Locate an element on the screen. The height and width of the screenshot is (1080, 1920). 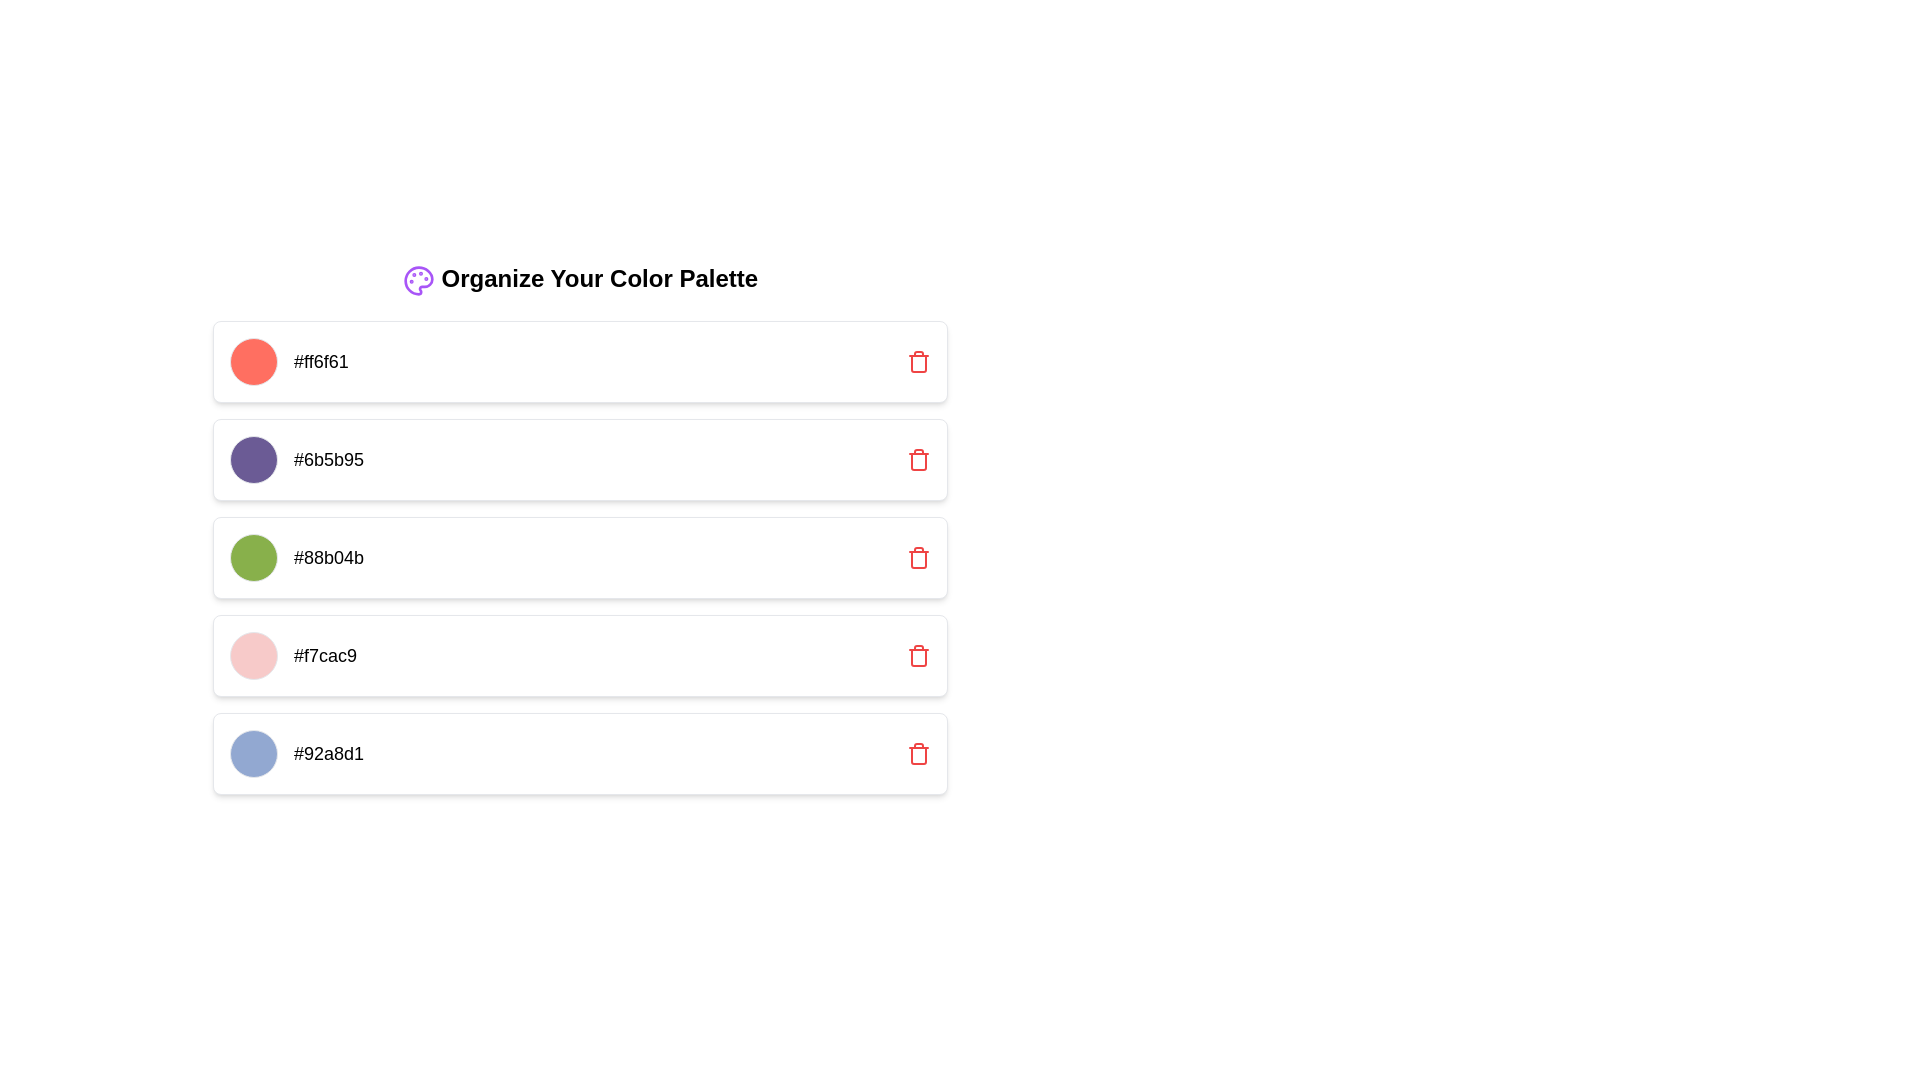
the artist's palette icon in purple, located to the left of the 'Organize Your Color Palette' title is located at coordinates (417, 280).